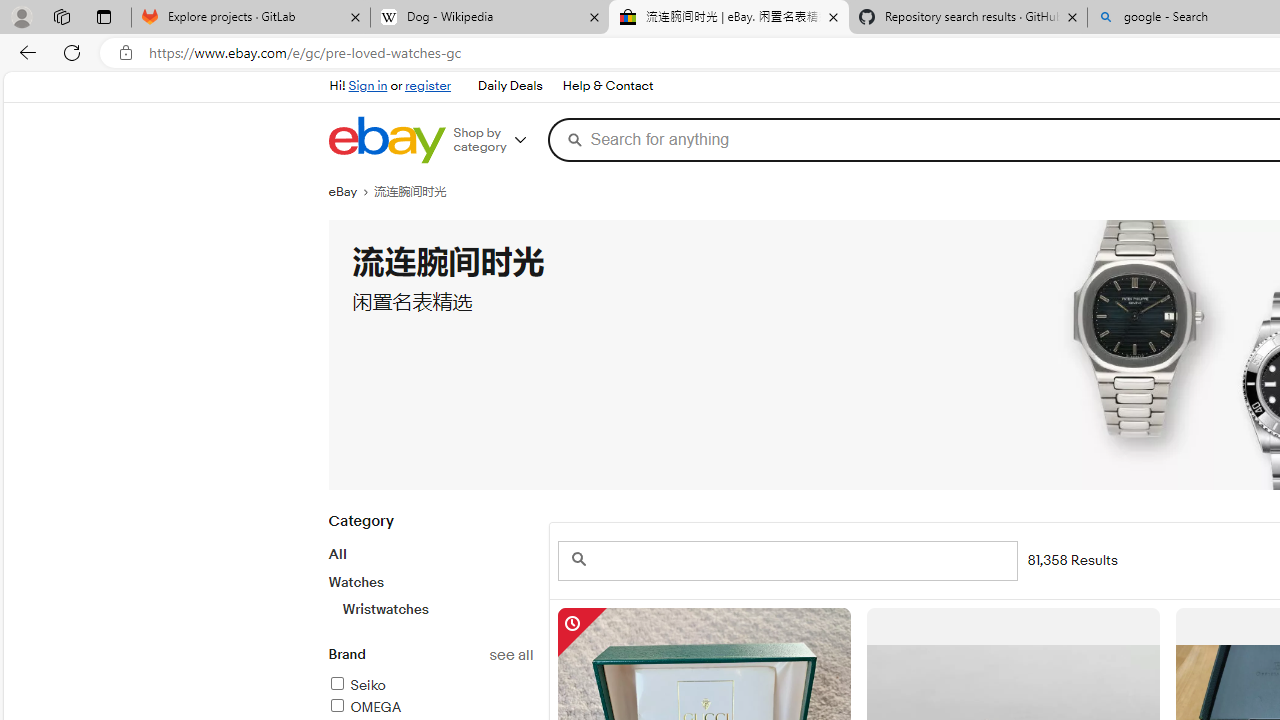  What do you see at coordinates (436, 608) in the screenshot?
I see `'Wristwatches'` at bounding box center [436, 608].